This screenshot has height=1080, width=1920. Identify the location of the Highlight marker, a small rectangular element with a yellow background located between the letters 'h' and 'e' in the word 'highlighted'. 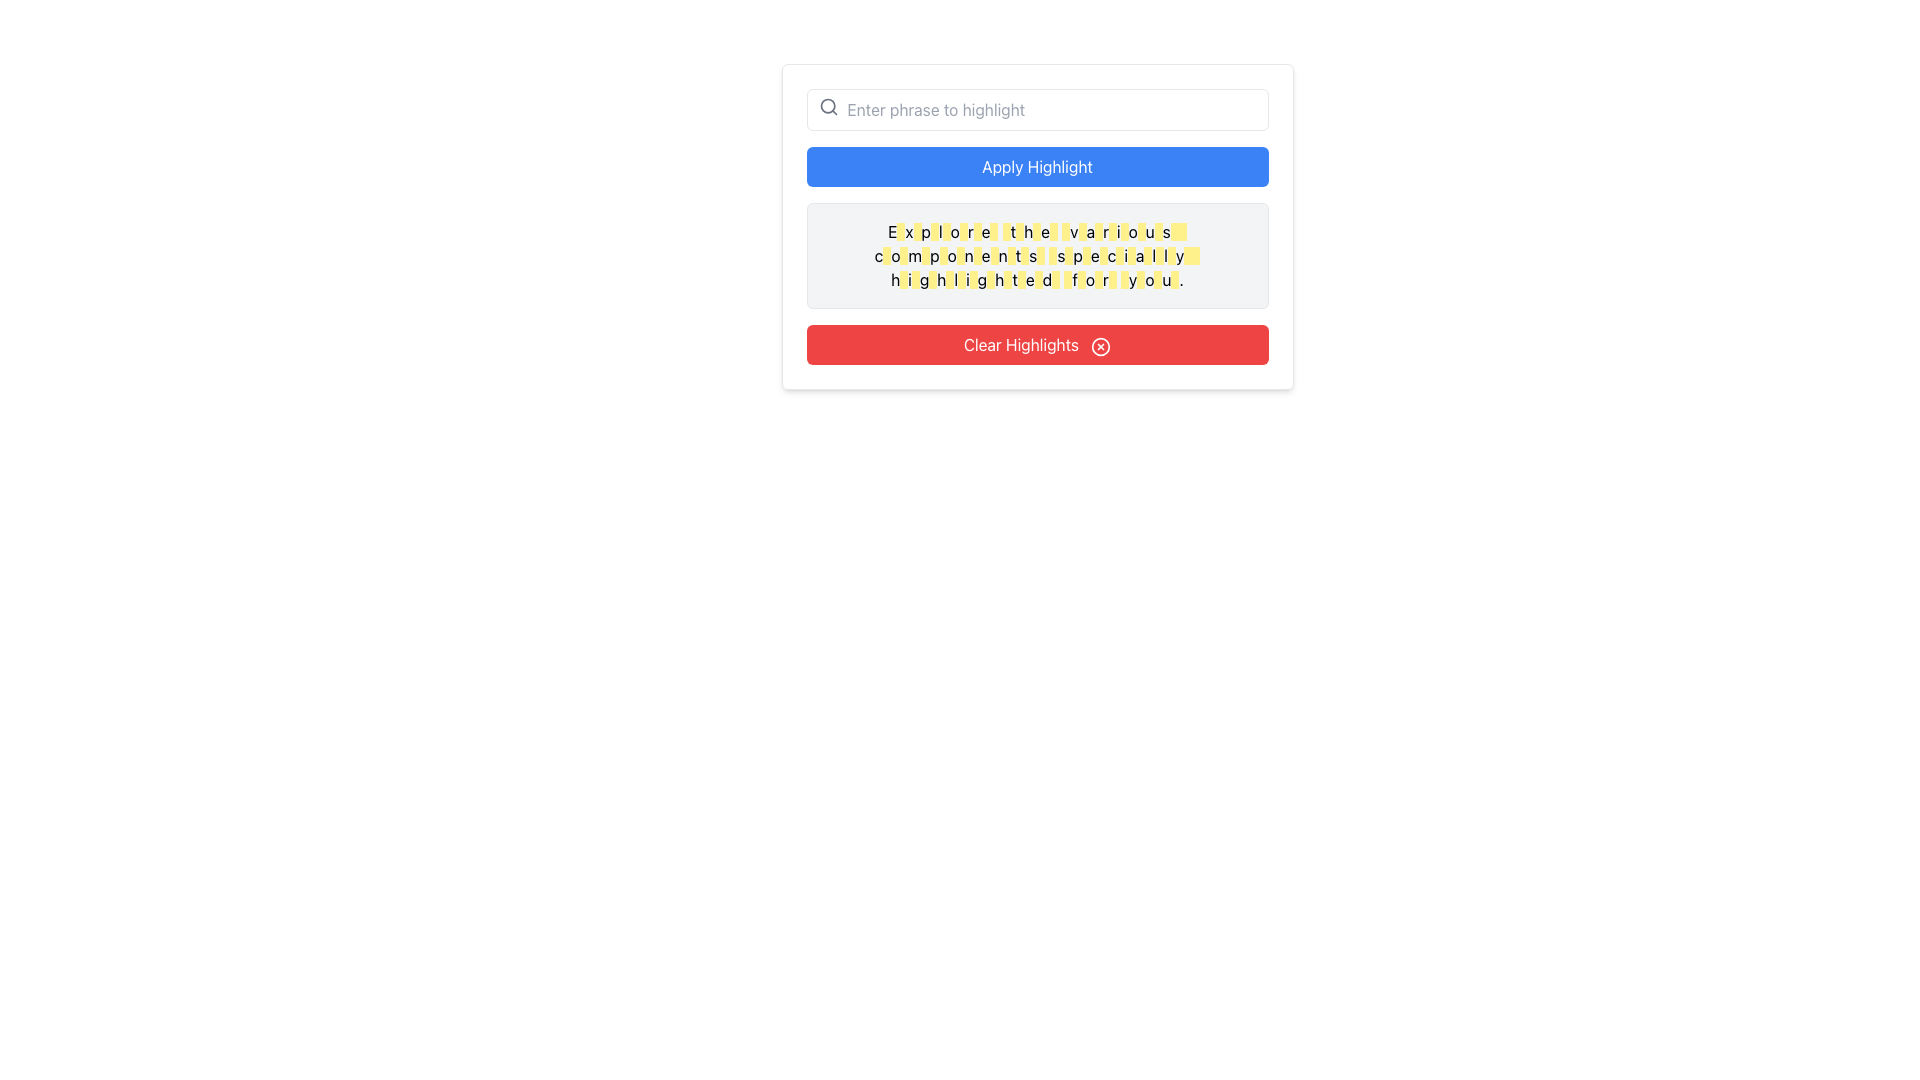
(1053, 230).